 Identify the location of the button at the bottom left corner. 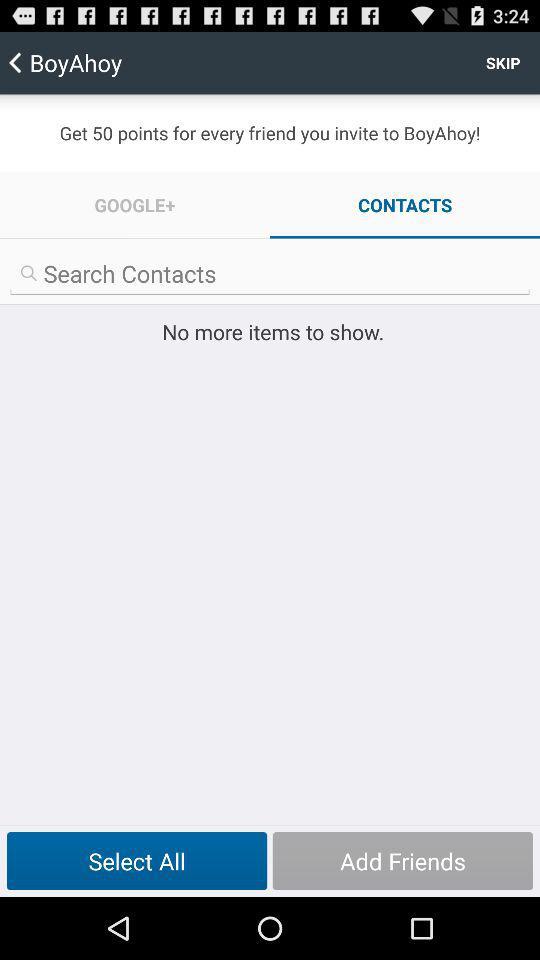
(136, 860).